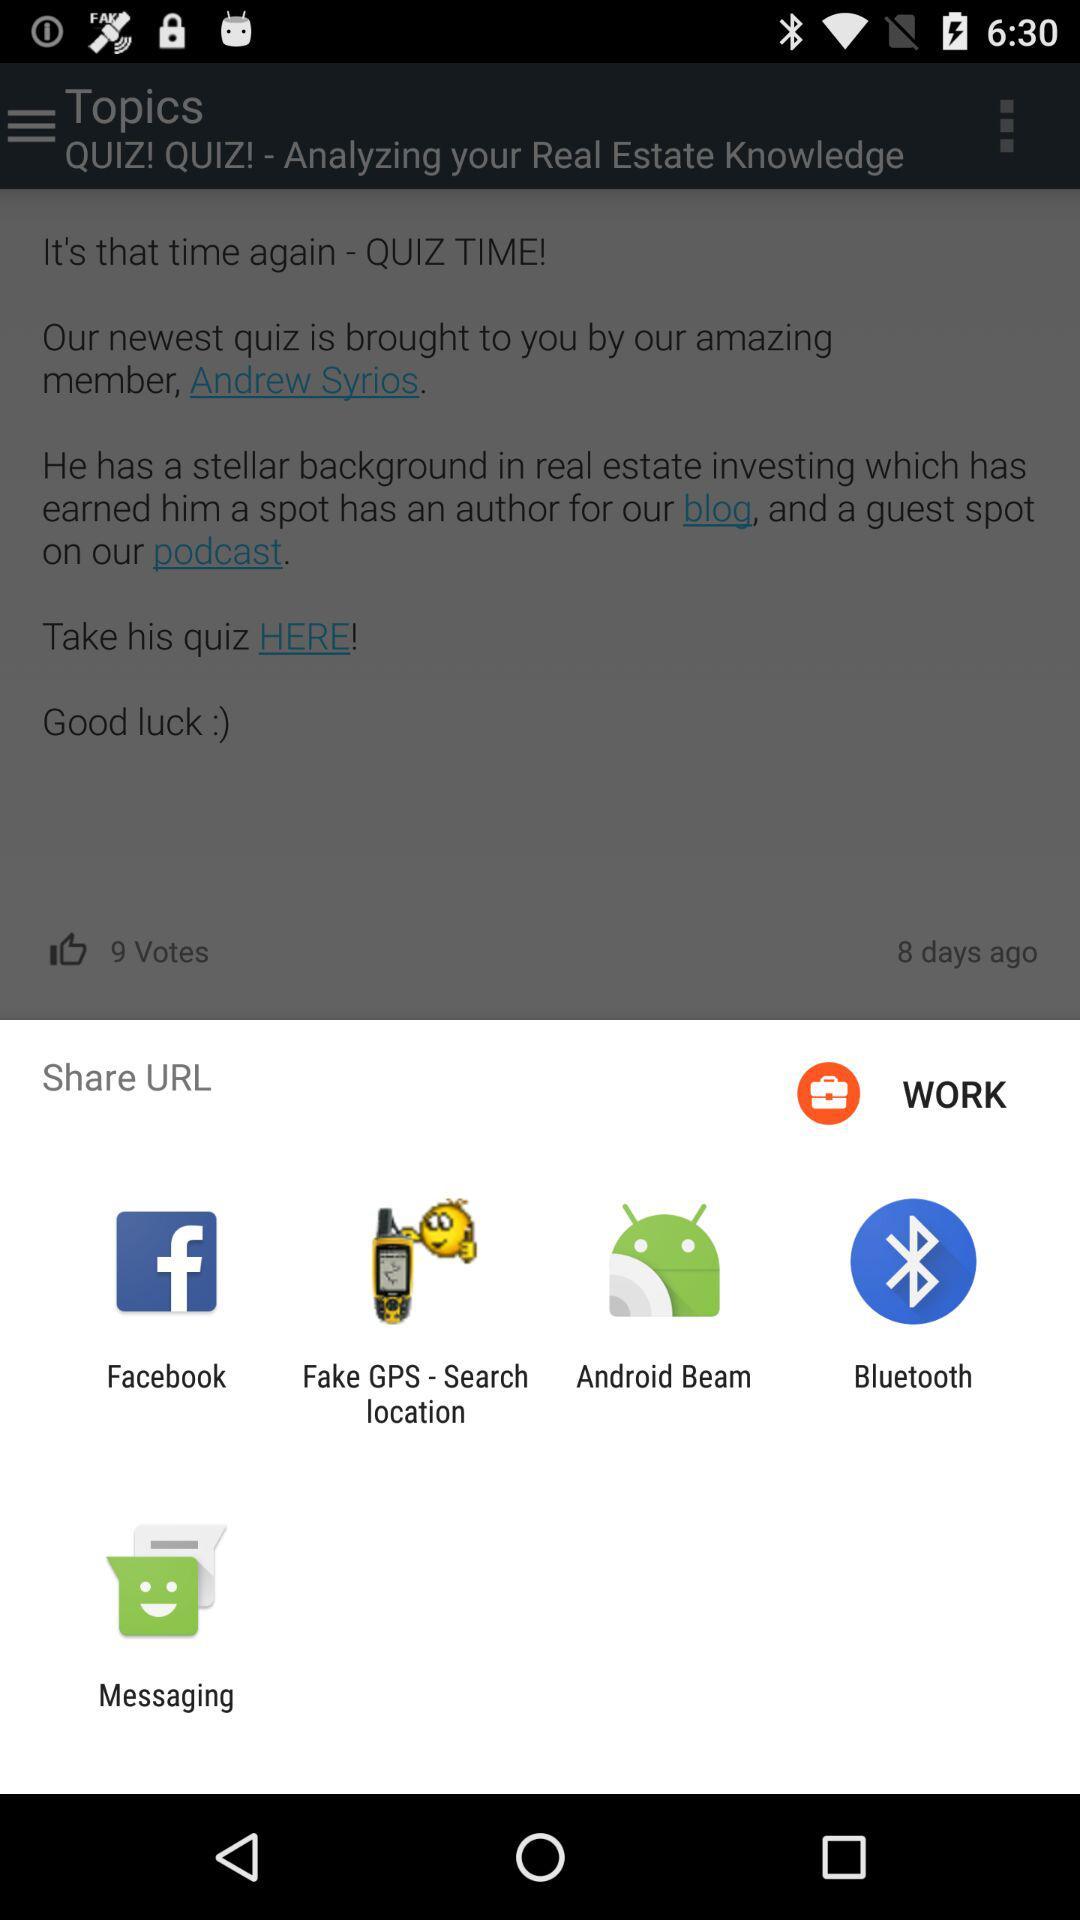  Describe the element at coordinates (913, 1392) in the screenshot. I see `the app next to the android beam app` at that location.